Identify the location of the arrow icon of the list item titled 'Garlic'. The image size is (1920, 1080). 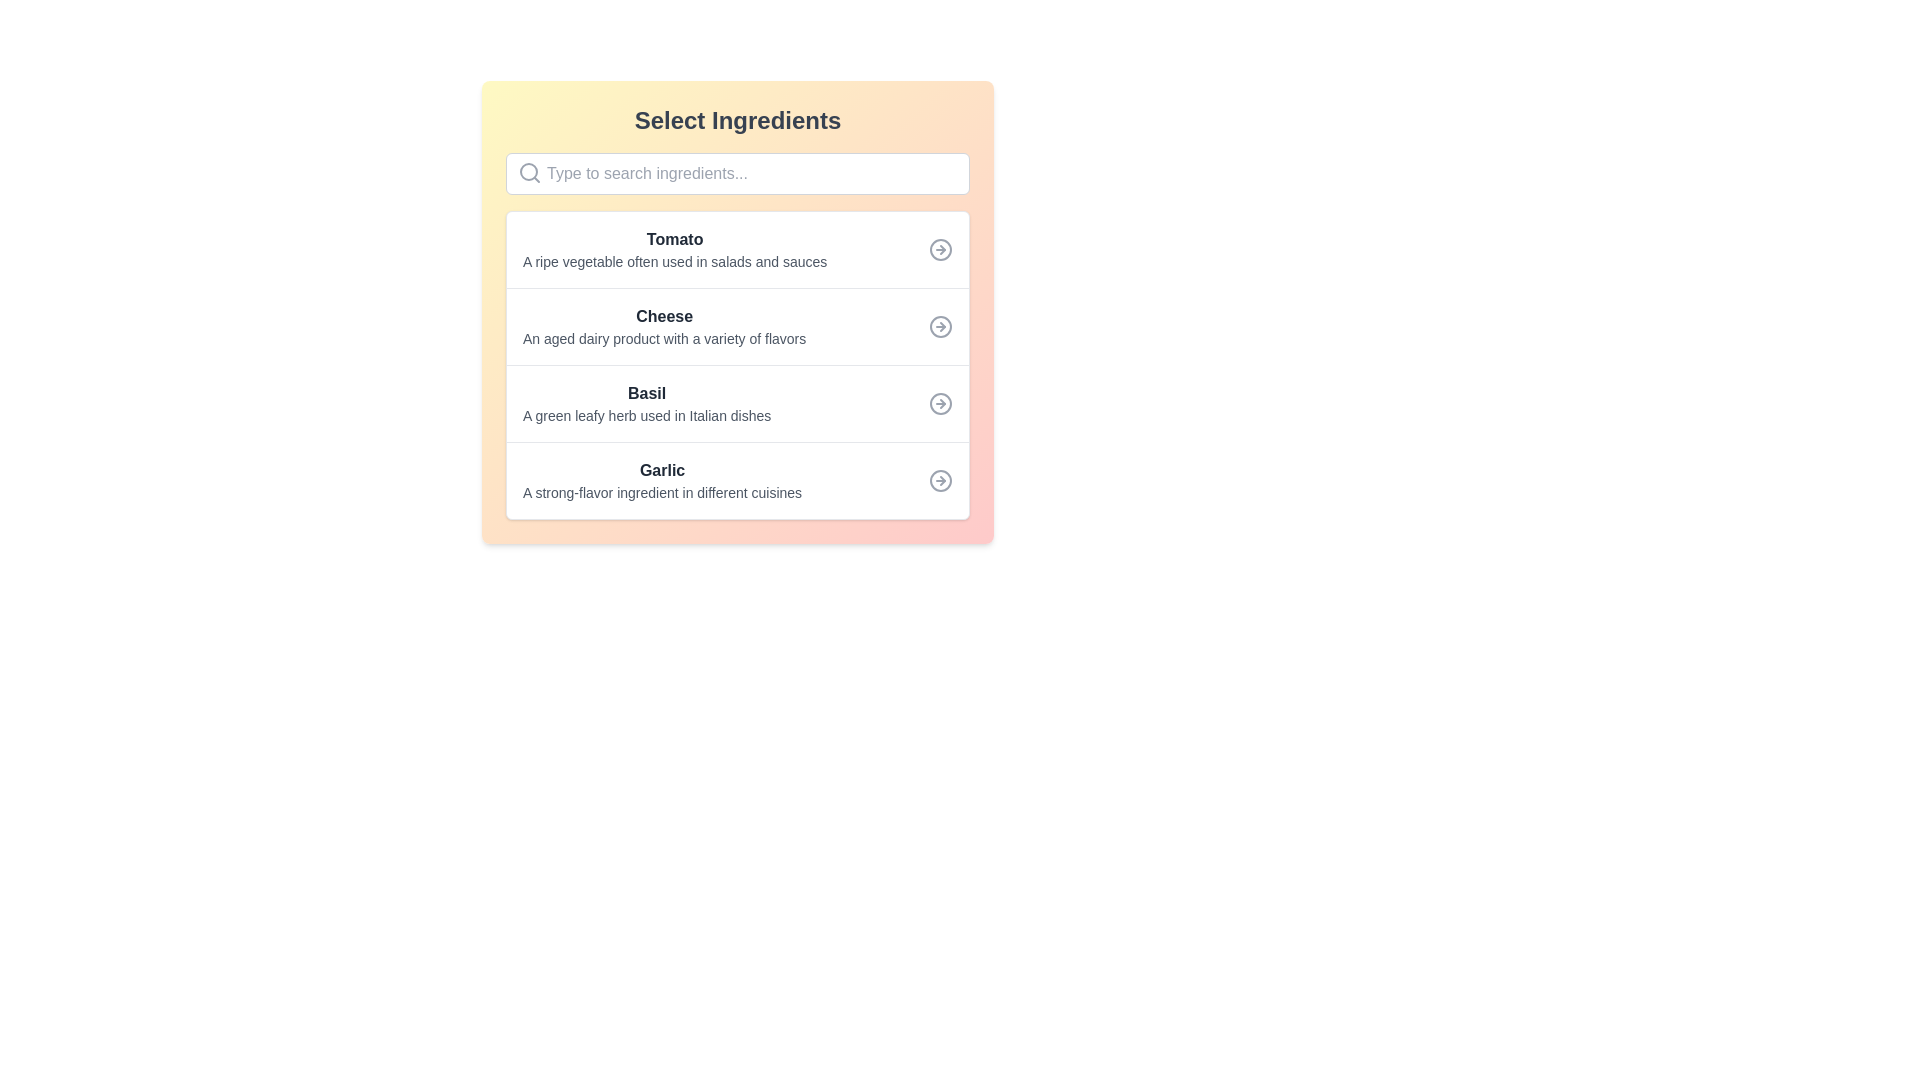
(737, 480).